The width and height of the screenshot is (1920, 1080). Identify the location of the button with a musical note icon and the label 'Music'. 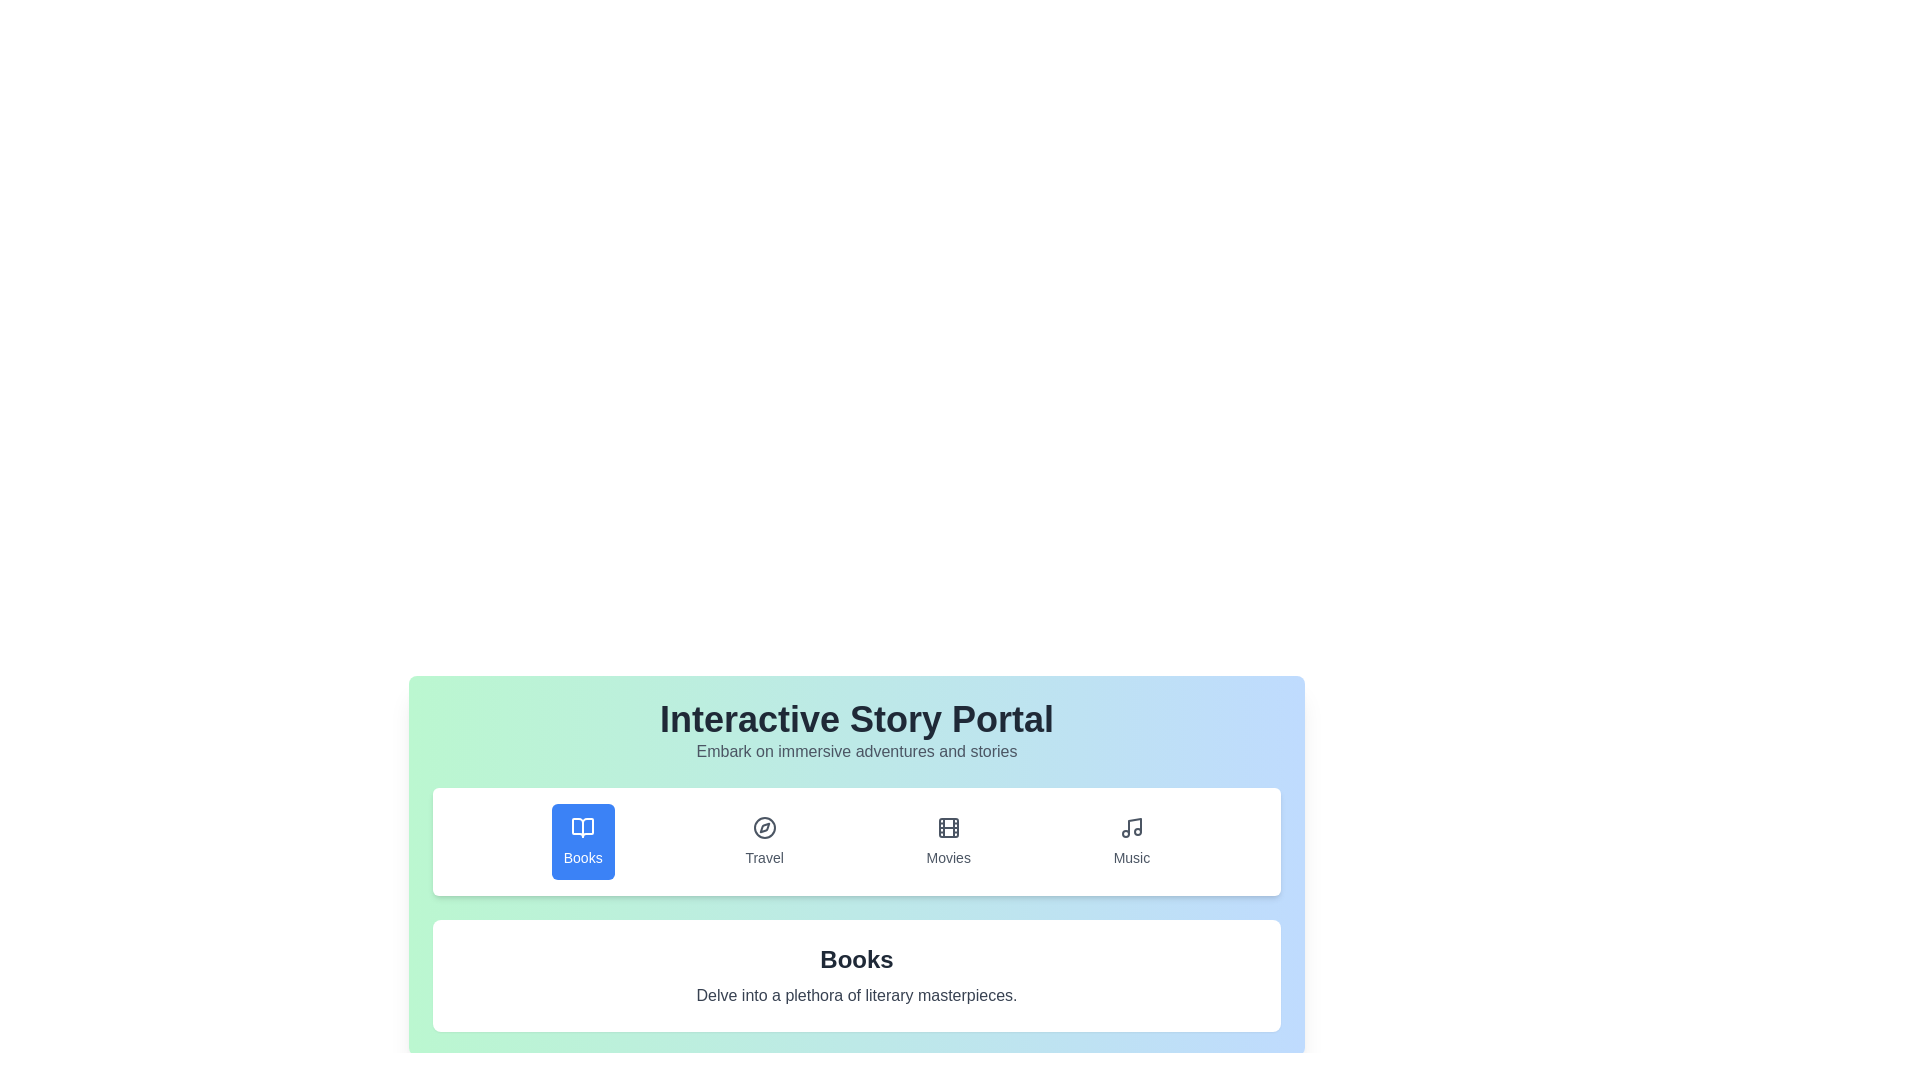
(1132, 841).